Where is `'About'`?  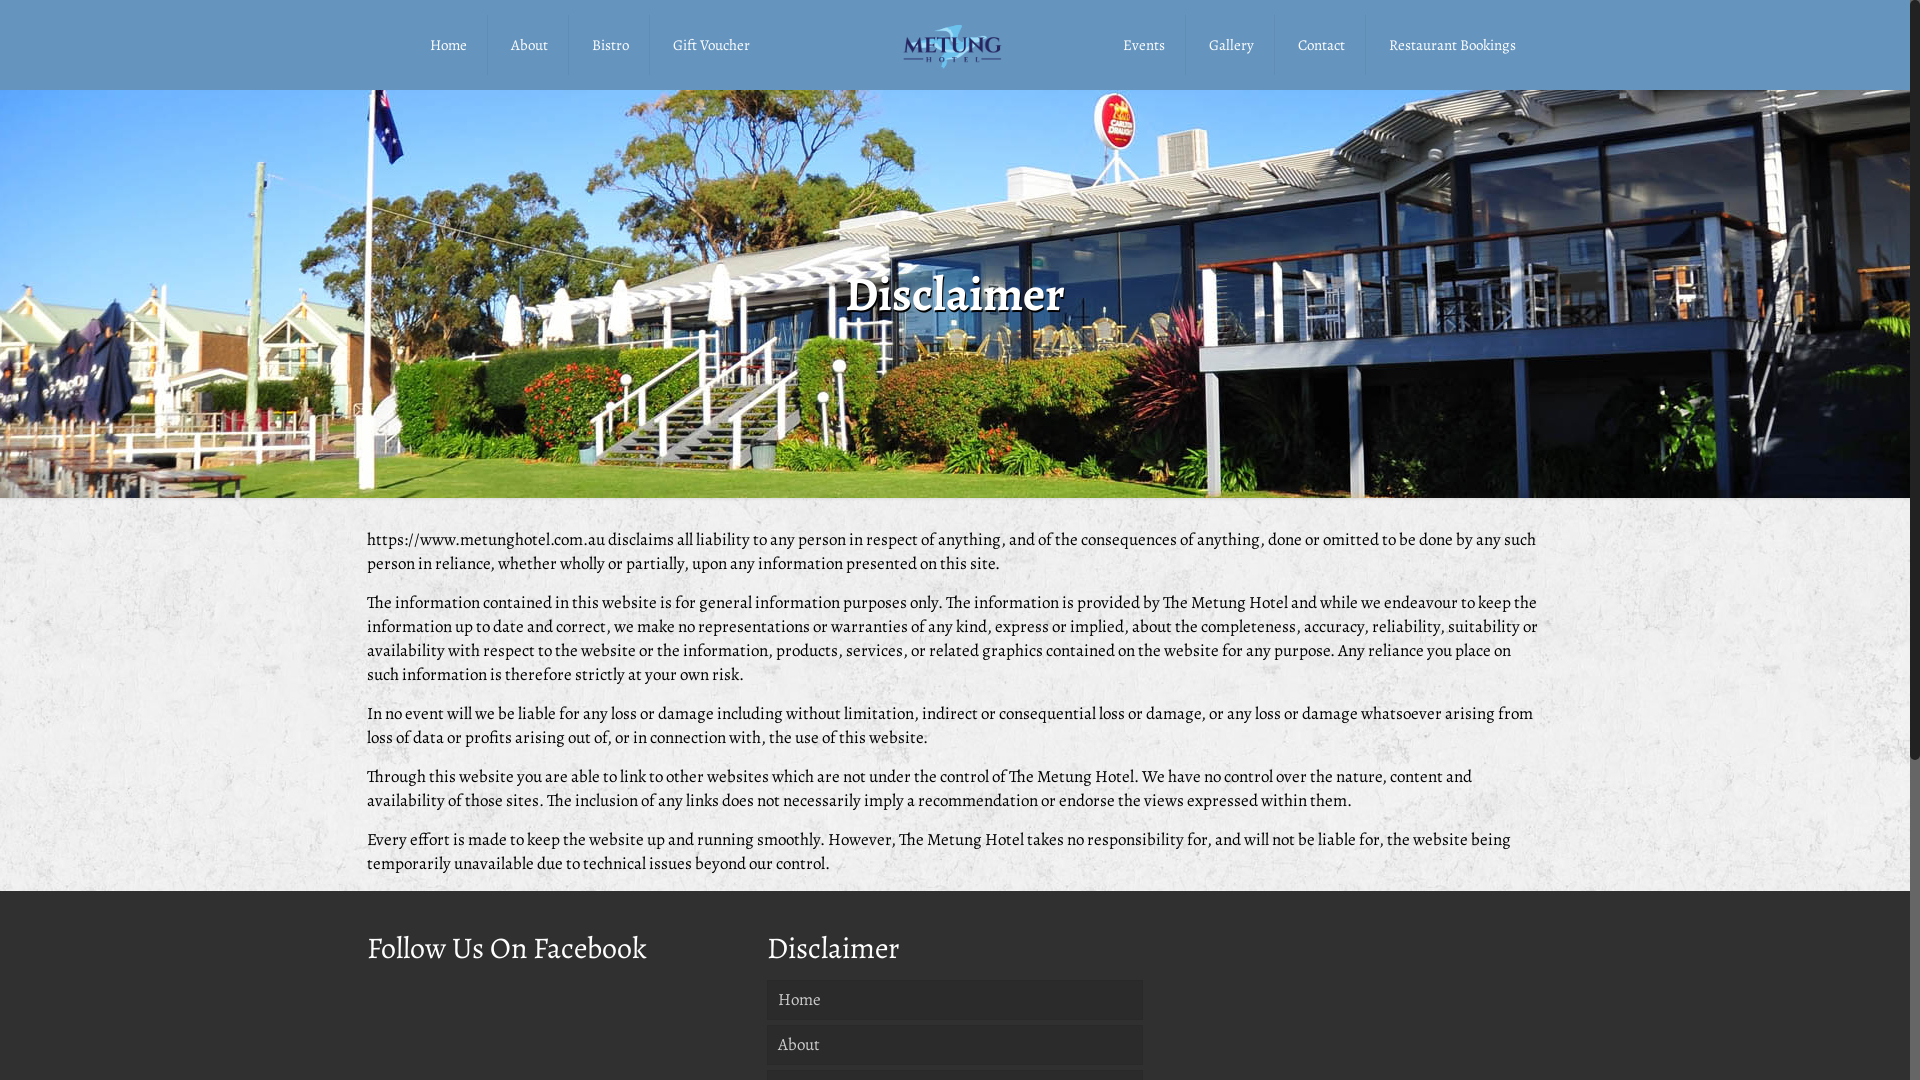
'About' is located at coordinates (529, 45).